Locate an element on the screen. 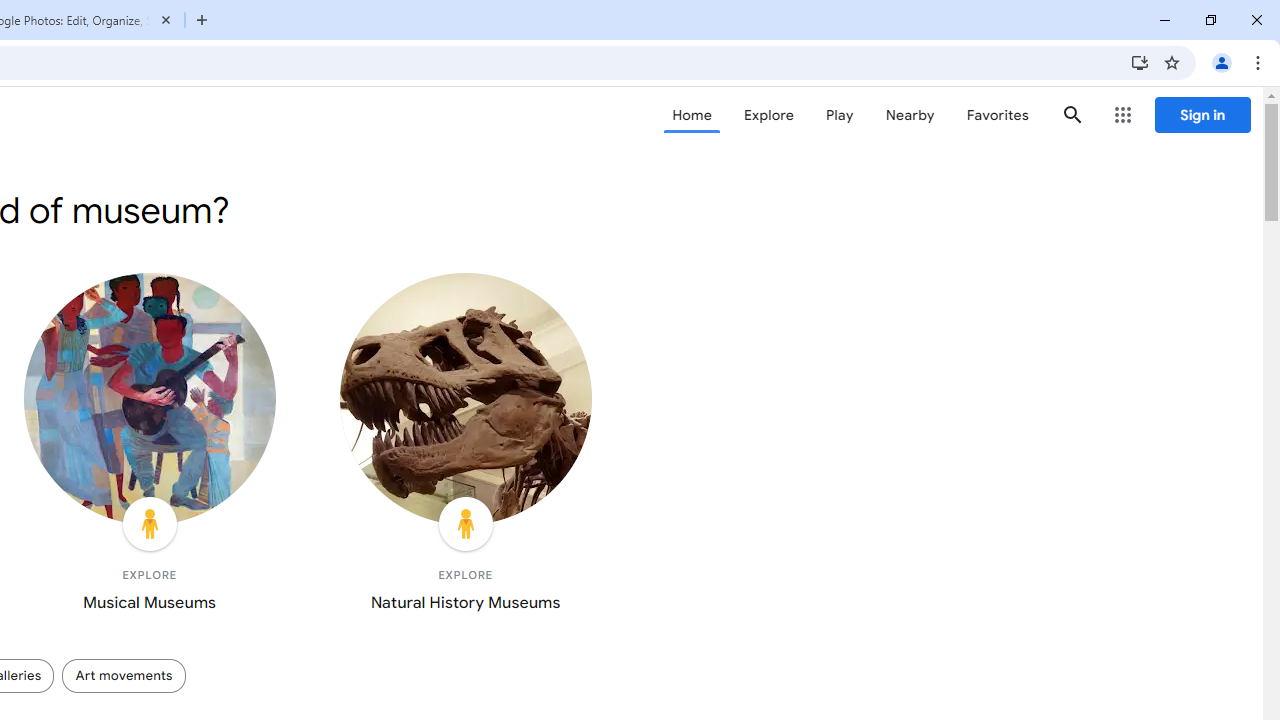  'Nearby' is located at coordinates (909, 115).